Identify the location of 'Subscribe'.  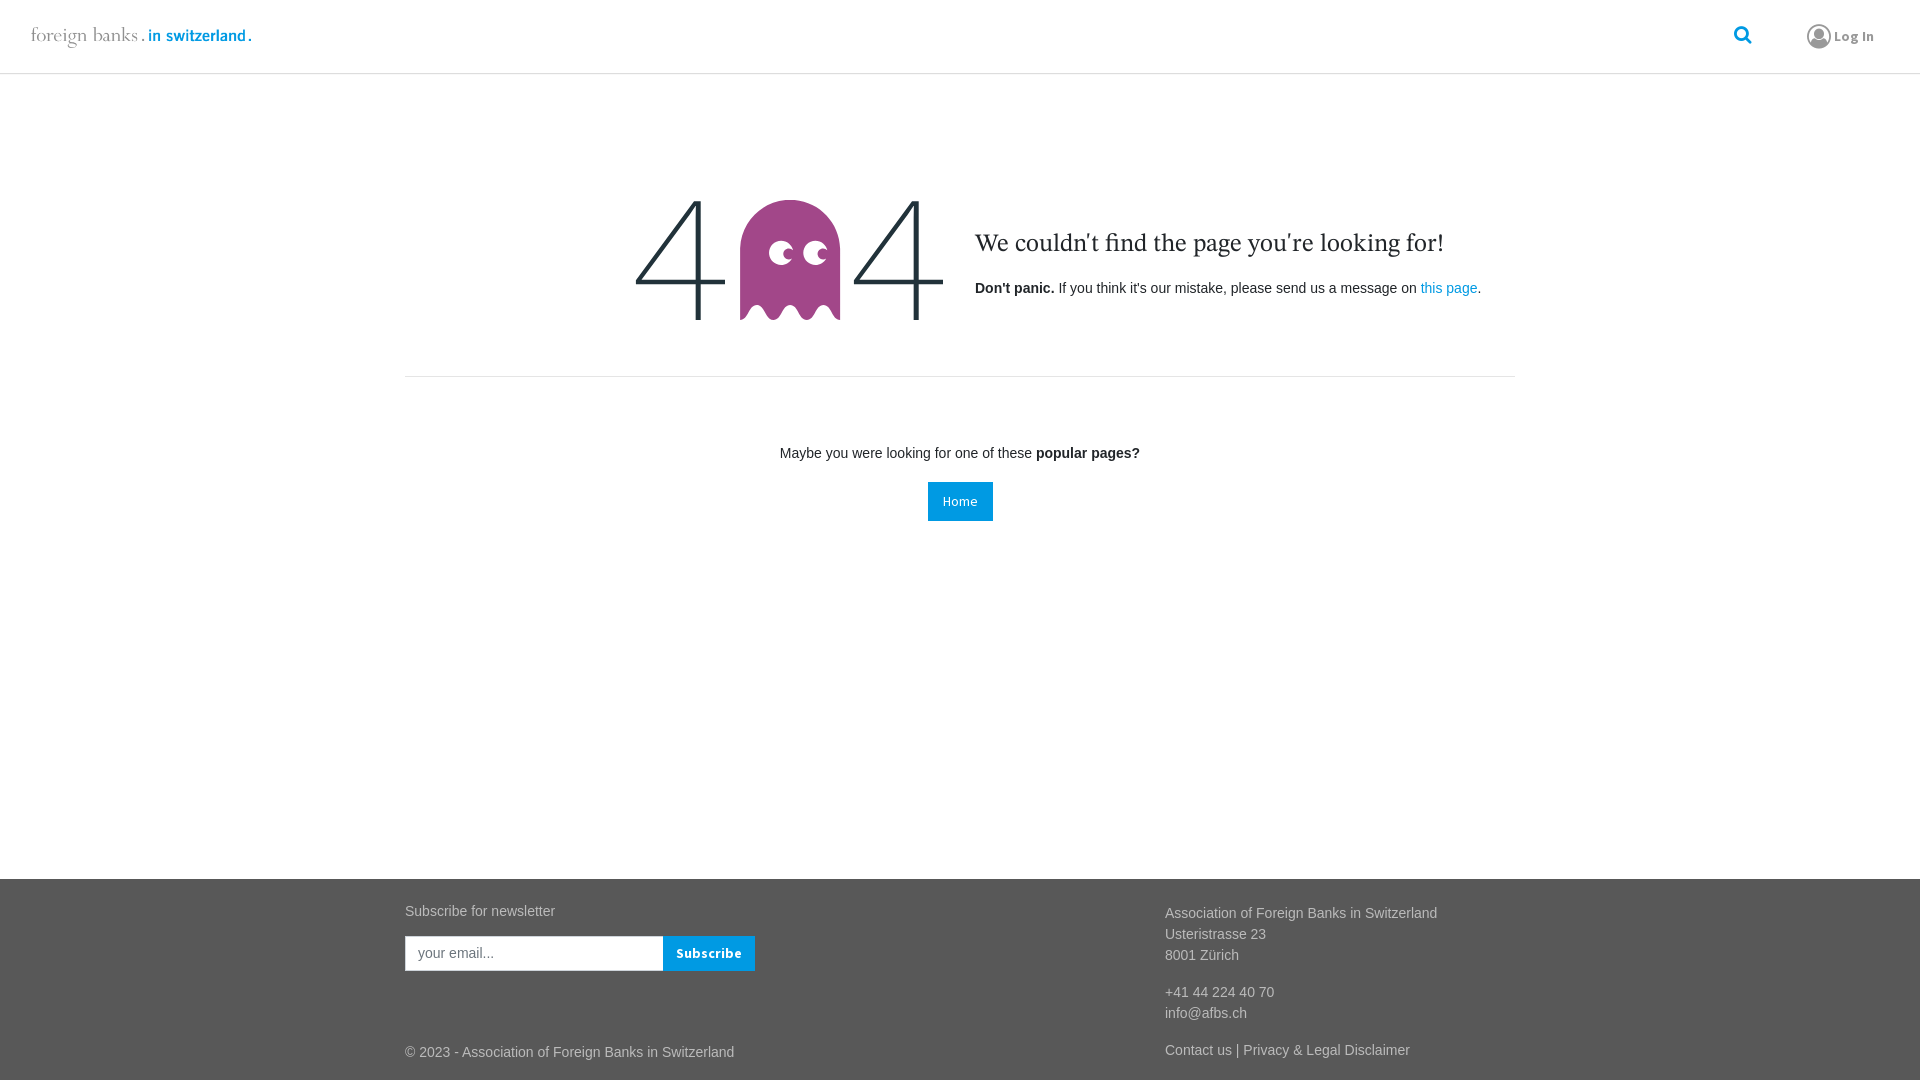
(709, 952).